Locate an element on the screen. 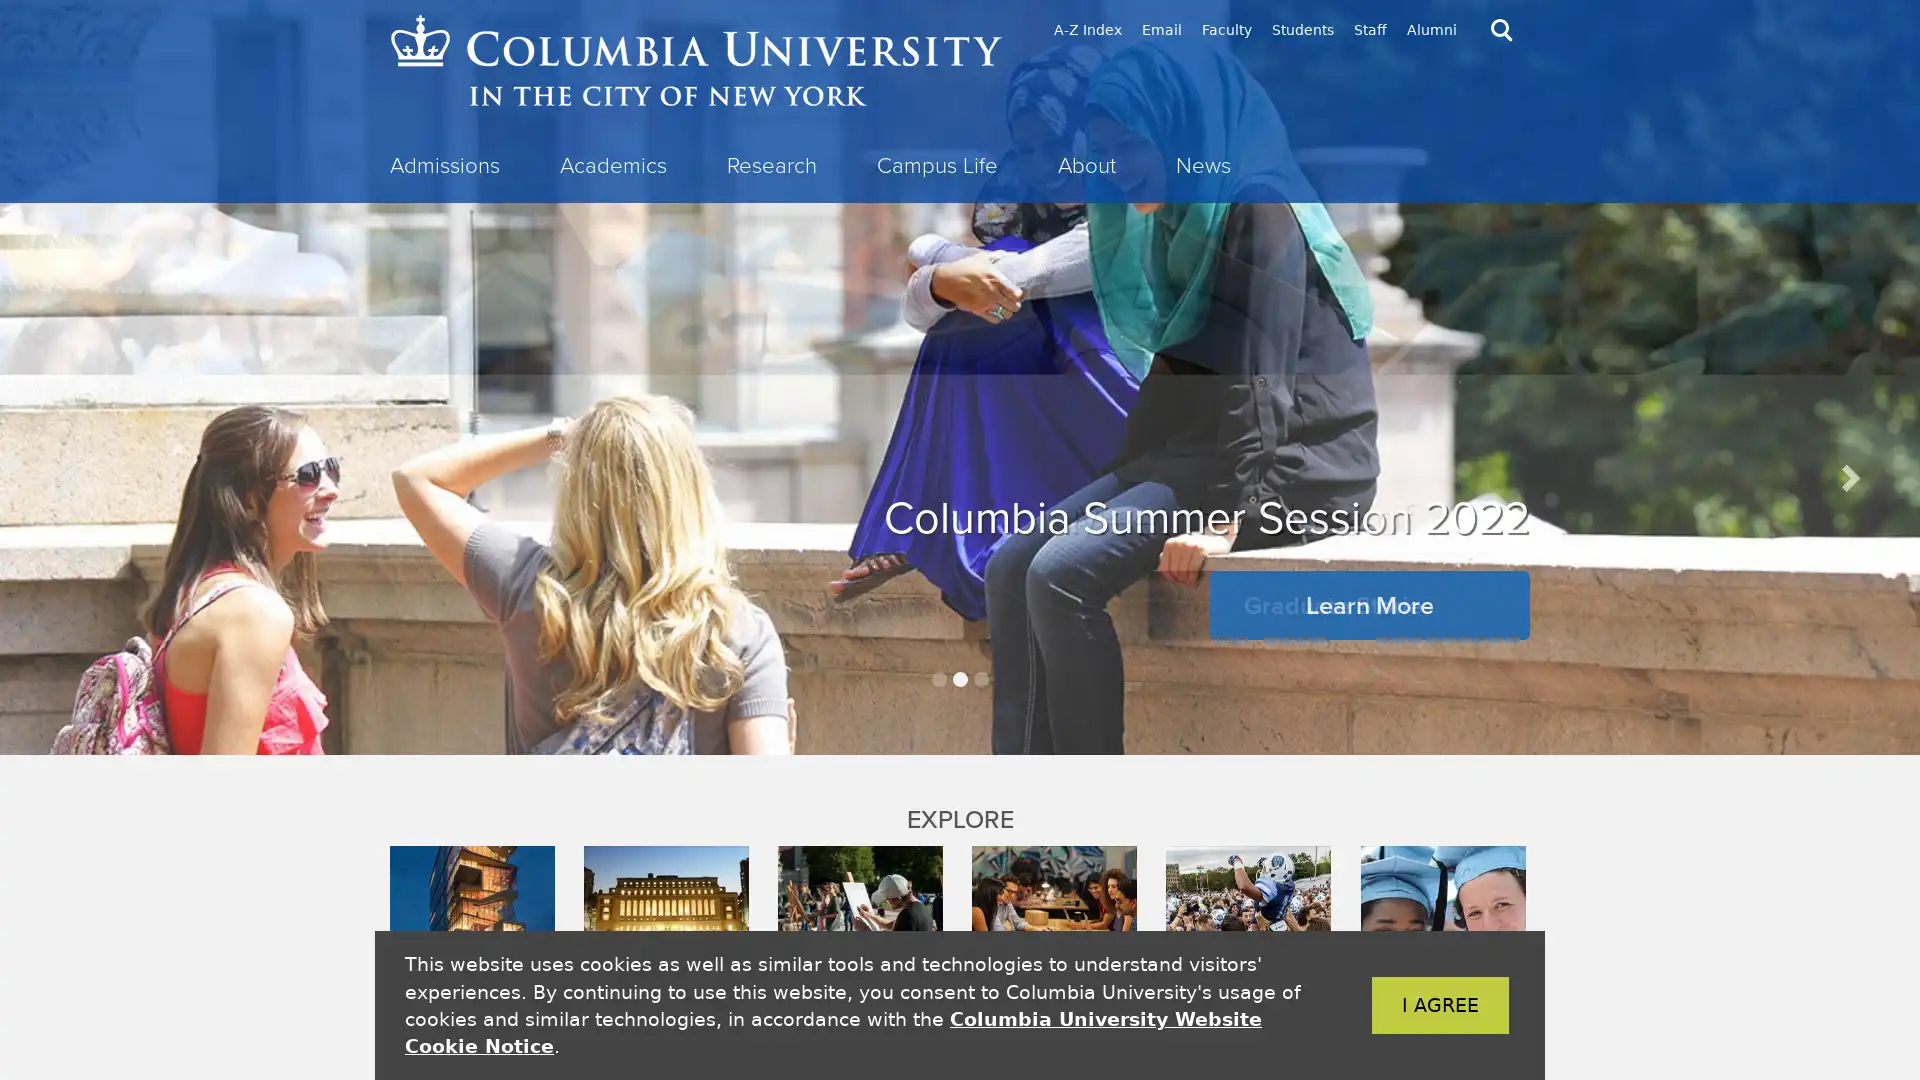 This screenshot has width=1920, height=1080. Next is located at coordinates (1847, 477).